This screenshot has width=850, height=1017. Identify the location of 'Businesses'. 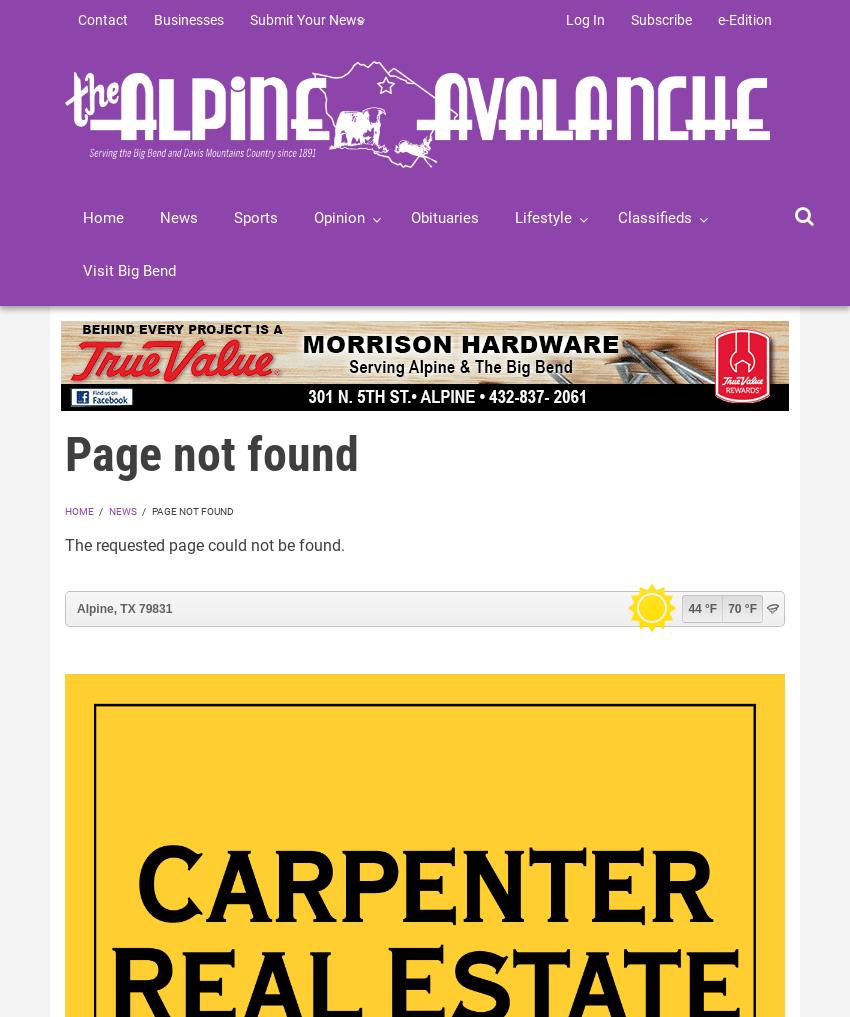
(188, 19).